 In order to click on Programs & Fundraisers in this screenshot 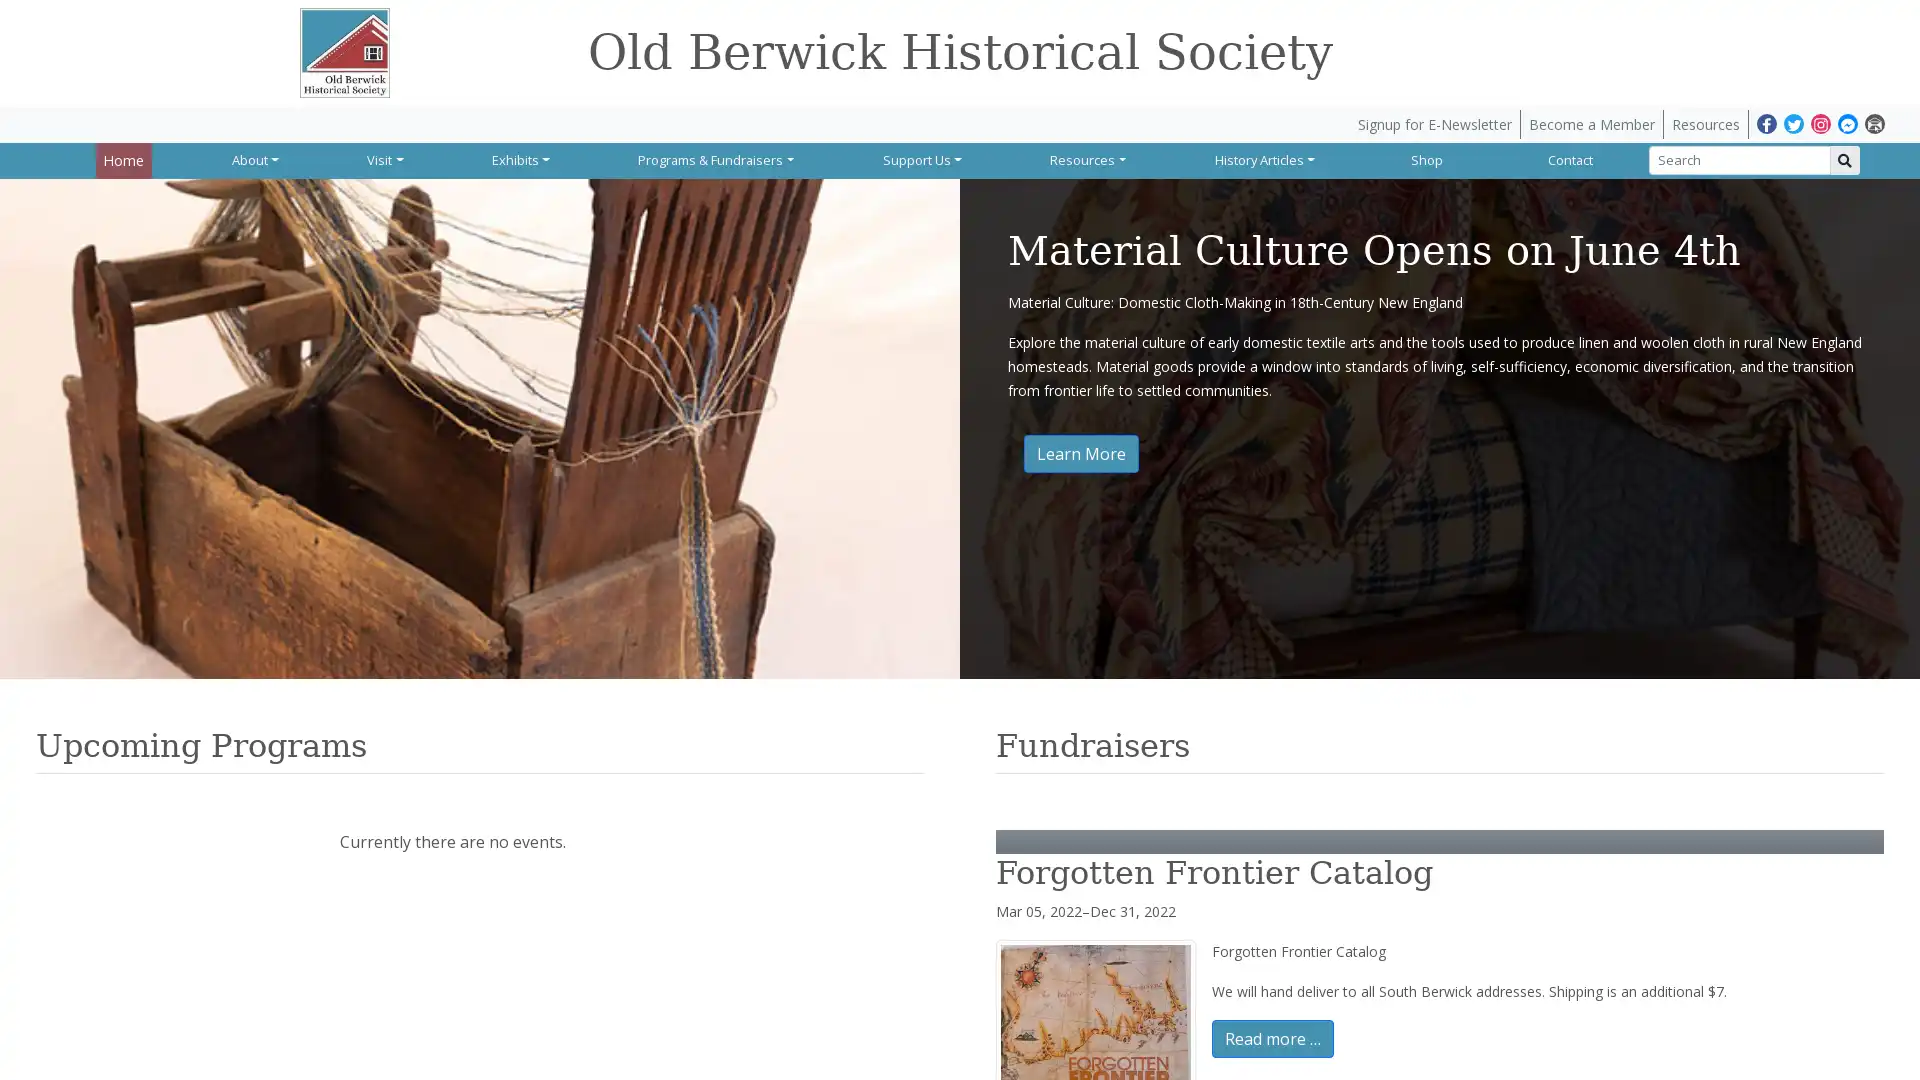, I will do `click(715, 158)`.